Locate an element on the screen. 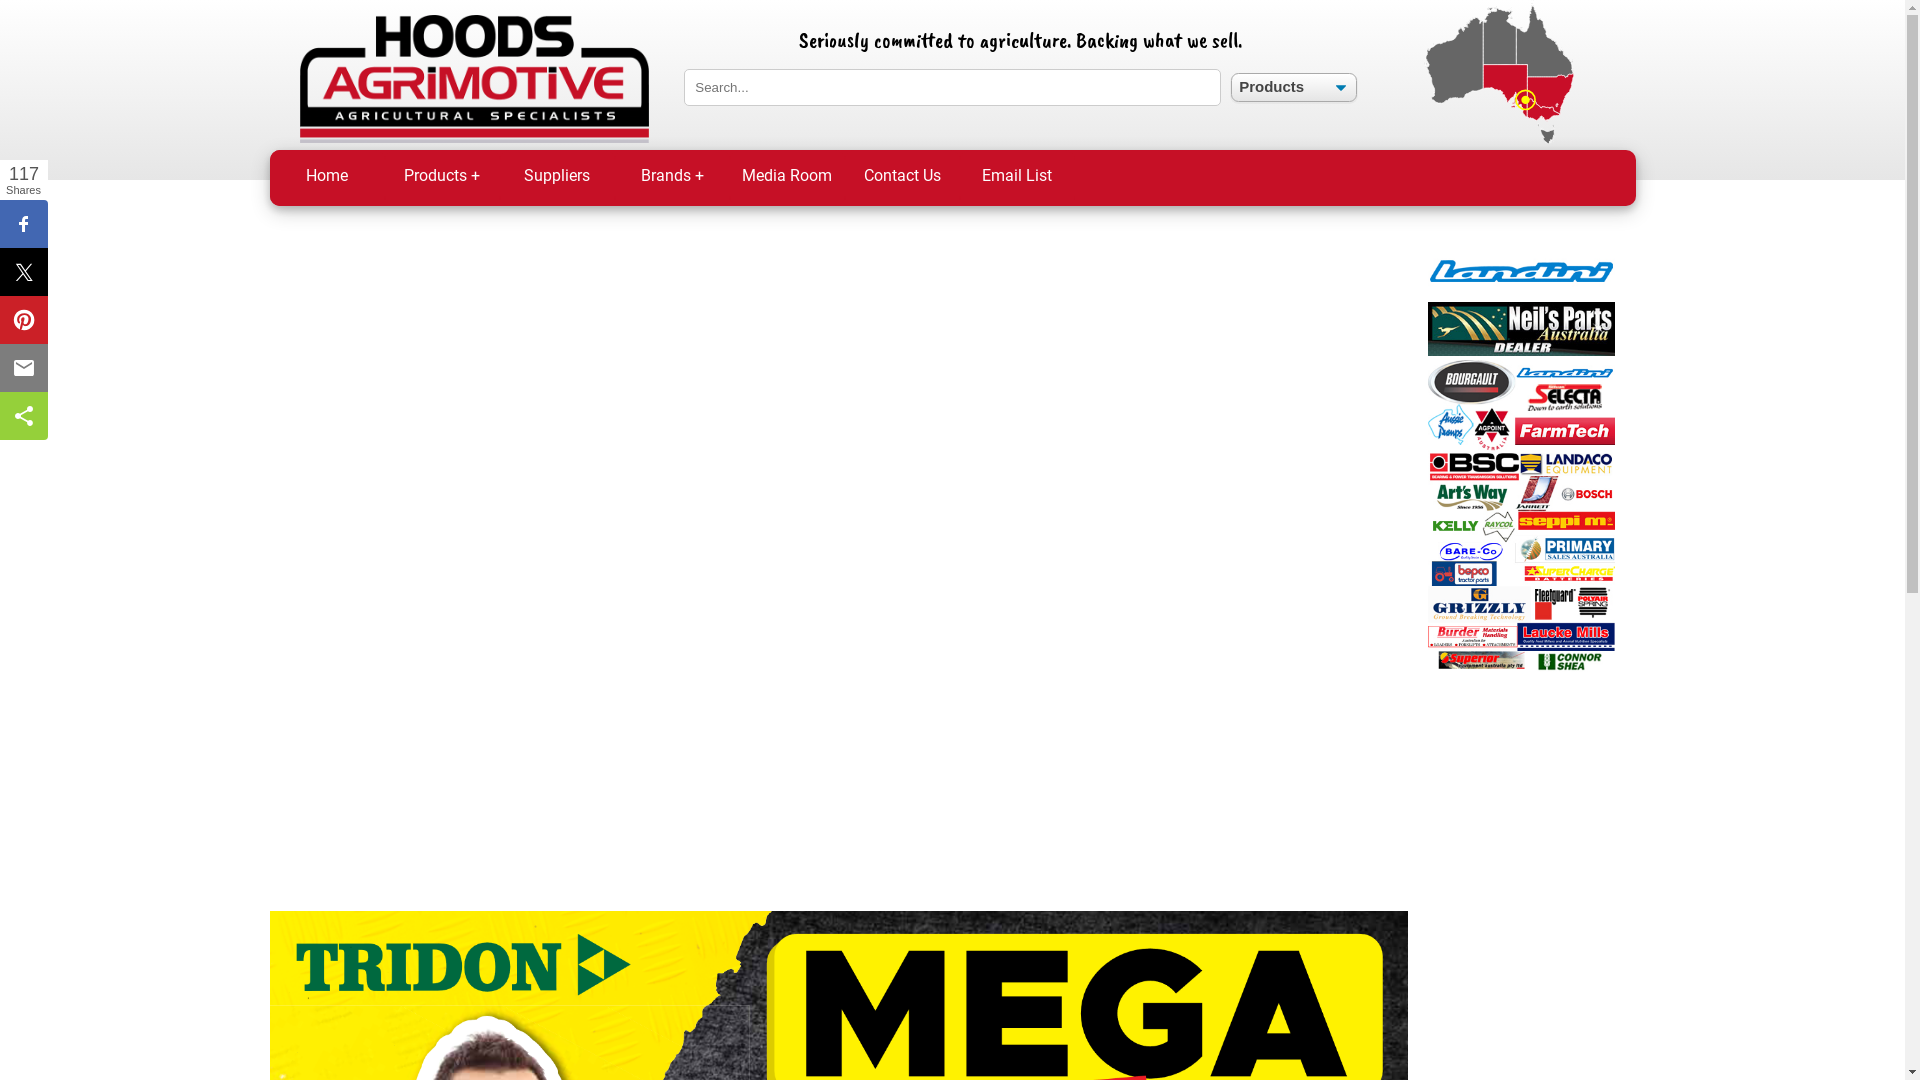 The width and height of the screenshot is (1920, 1080). 'Contact Us' is located at coordinates (900, 176).